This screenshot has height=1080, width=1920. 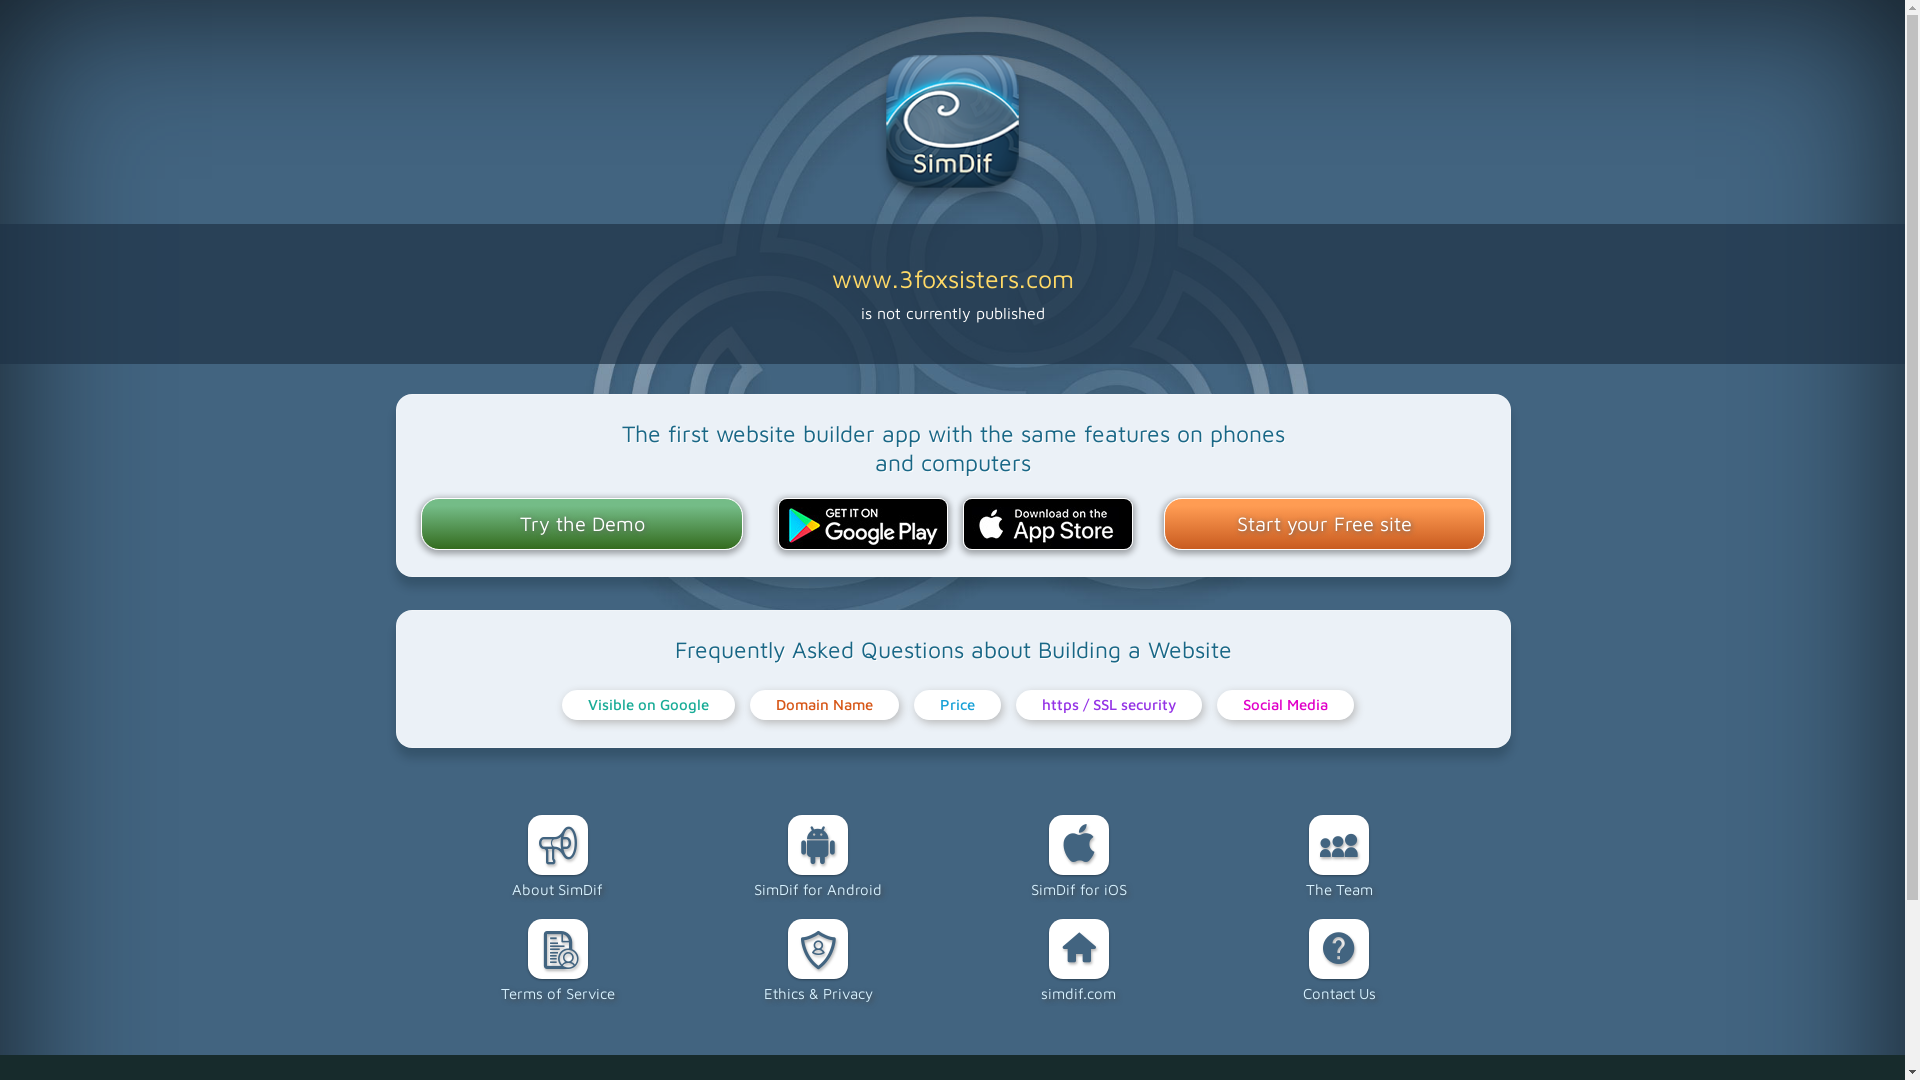 I want to click on 'The Team', so click(x=1338, y=855).